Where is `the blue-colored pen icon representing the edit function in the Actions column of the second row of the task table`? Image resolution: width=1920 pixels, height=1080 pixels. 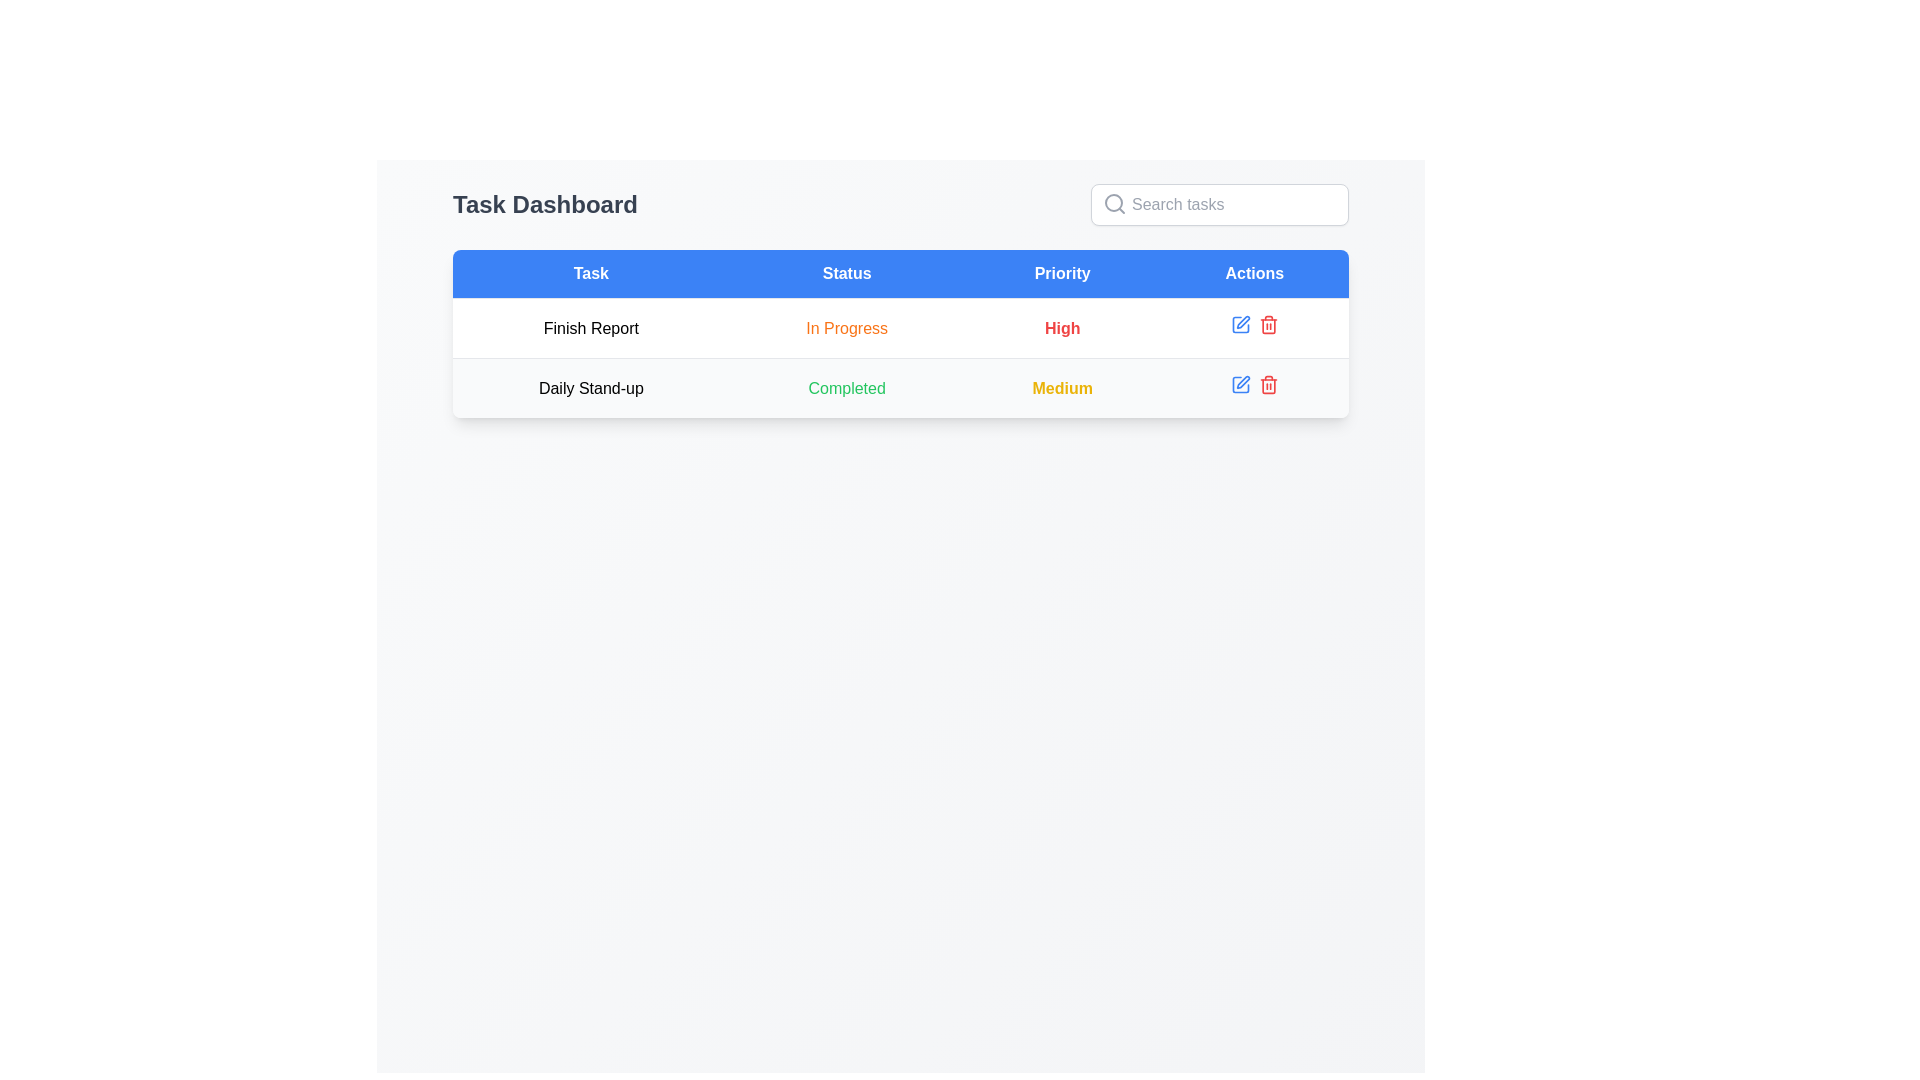
the blue-colored pen icon representing the edit function in the Actions column of the second row of the task table is located at coordinates (1239, 385).